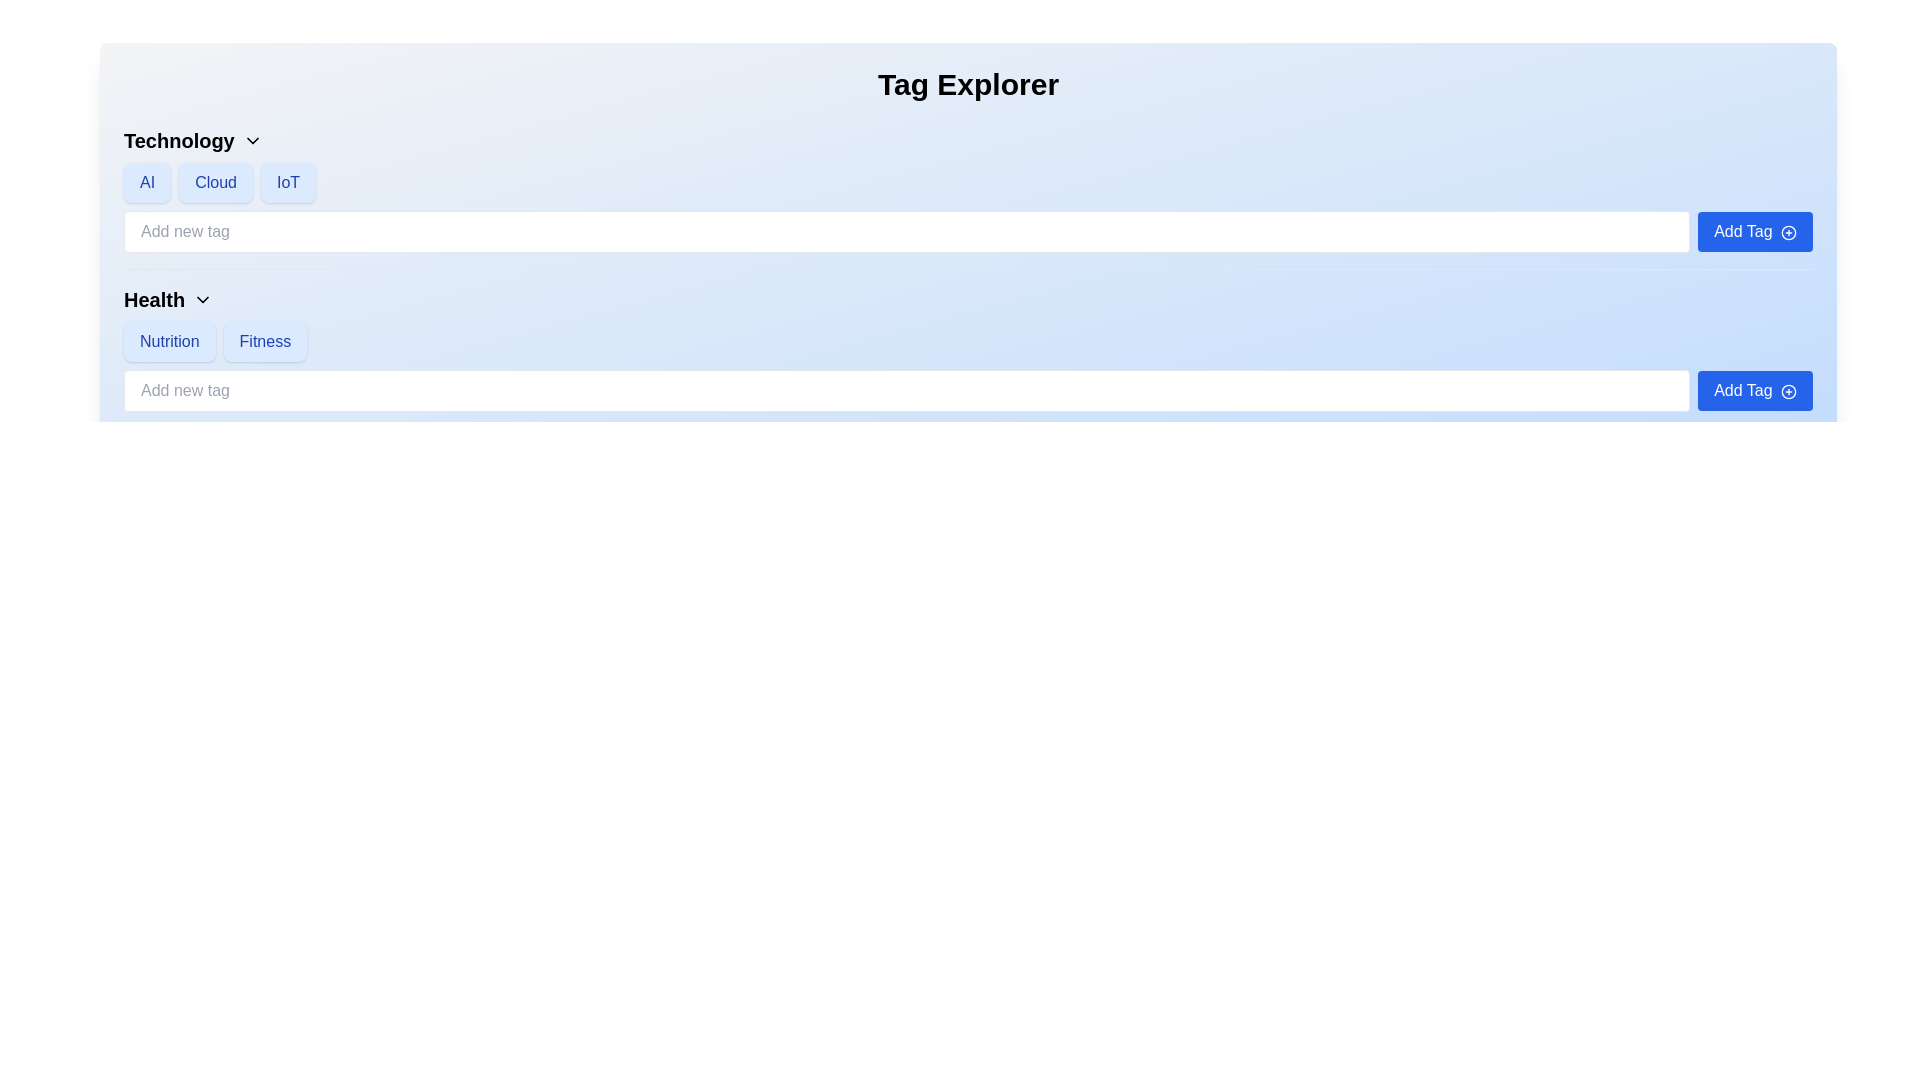 The height and width of the screenshot is (1080, 1920). I want to click on the button labeled 'Fitness', which is styled with rounded corners and a light blue background, so click(263, 341).